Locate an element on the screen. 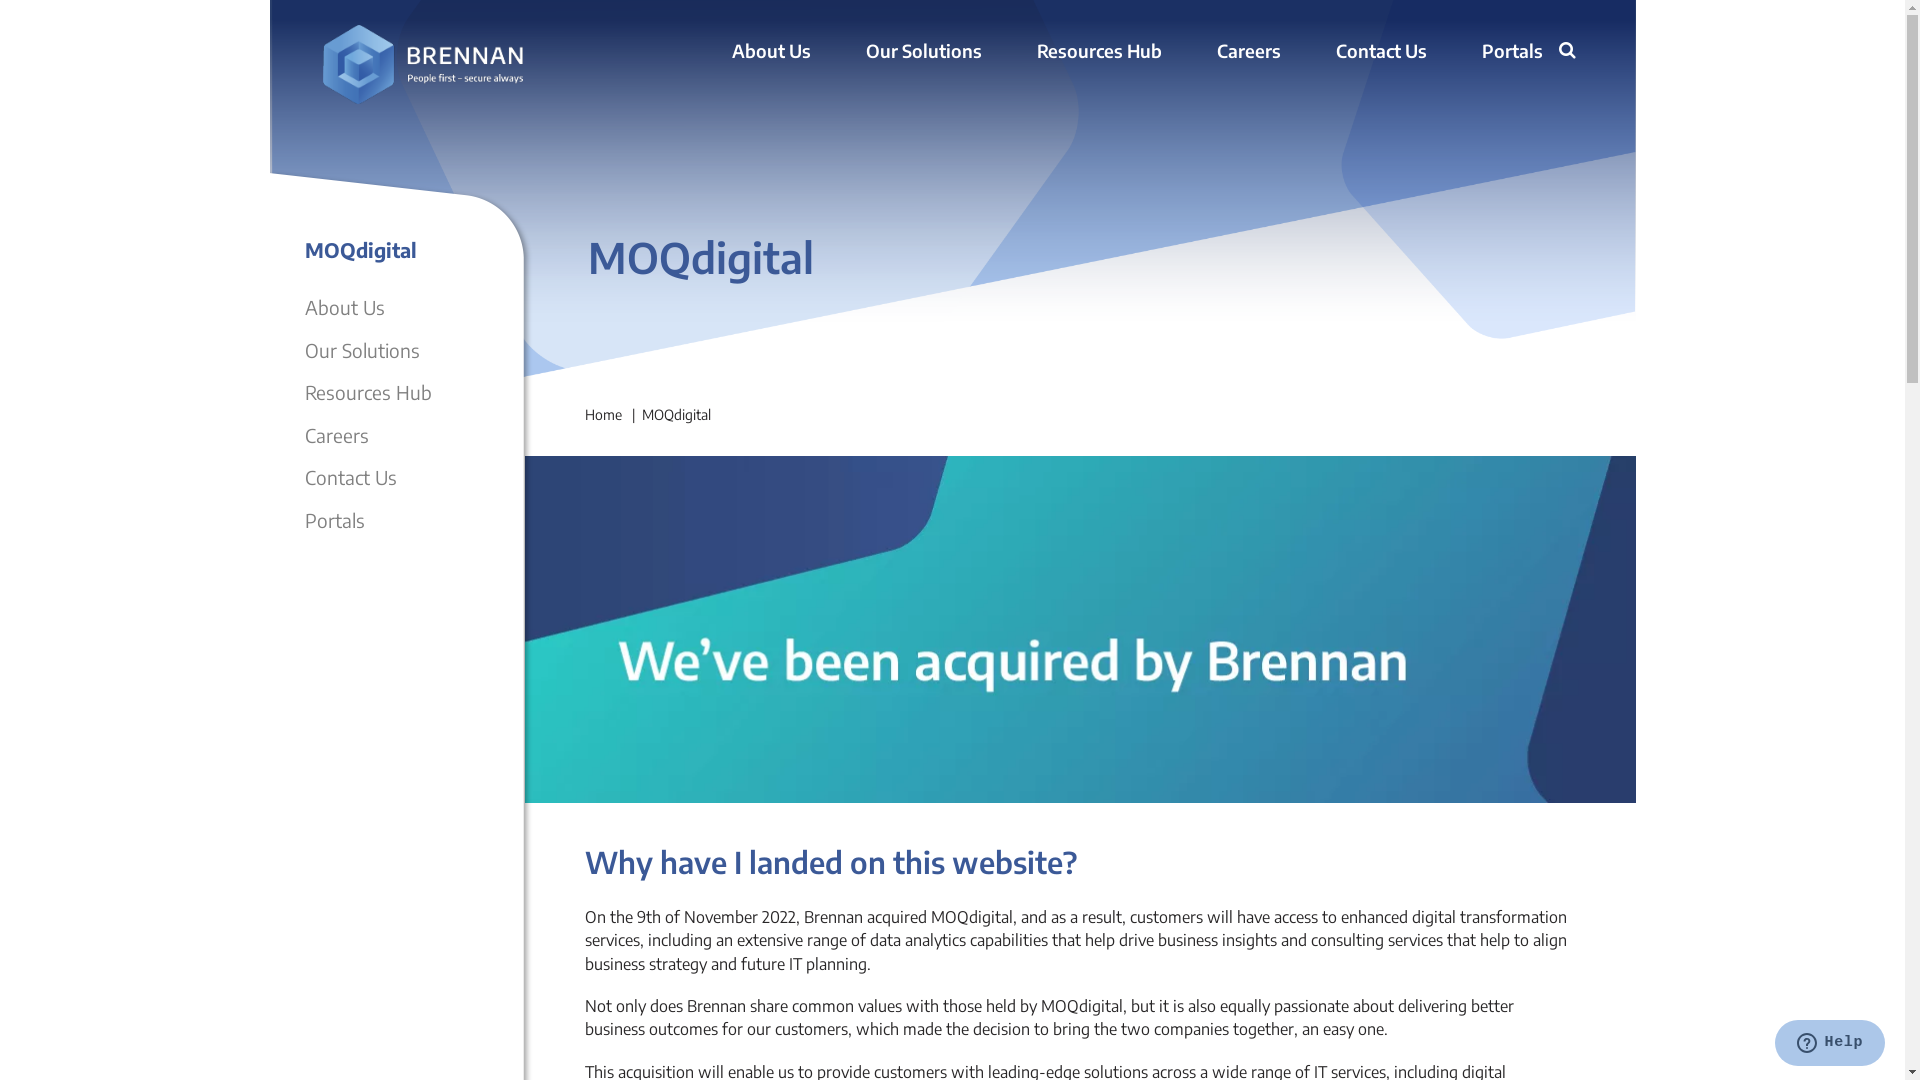  'Close' is located at coordinates (1545, 77).